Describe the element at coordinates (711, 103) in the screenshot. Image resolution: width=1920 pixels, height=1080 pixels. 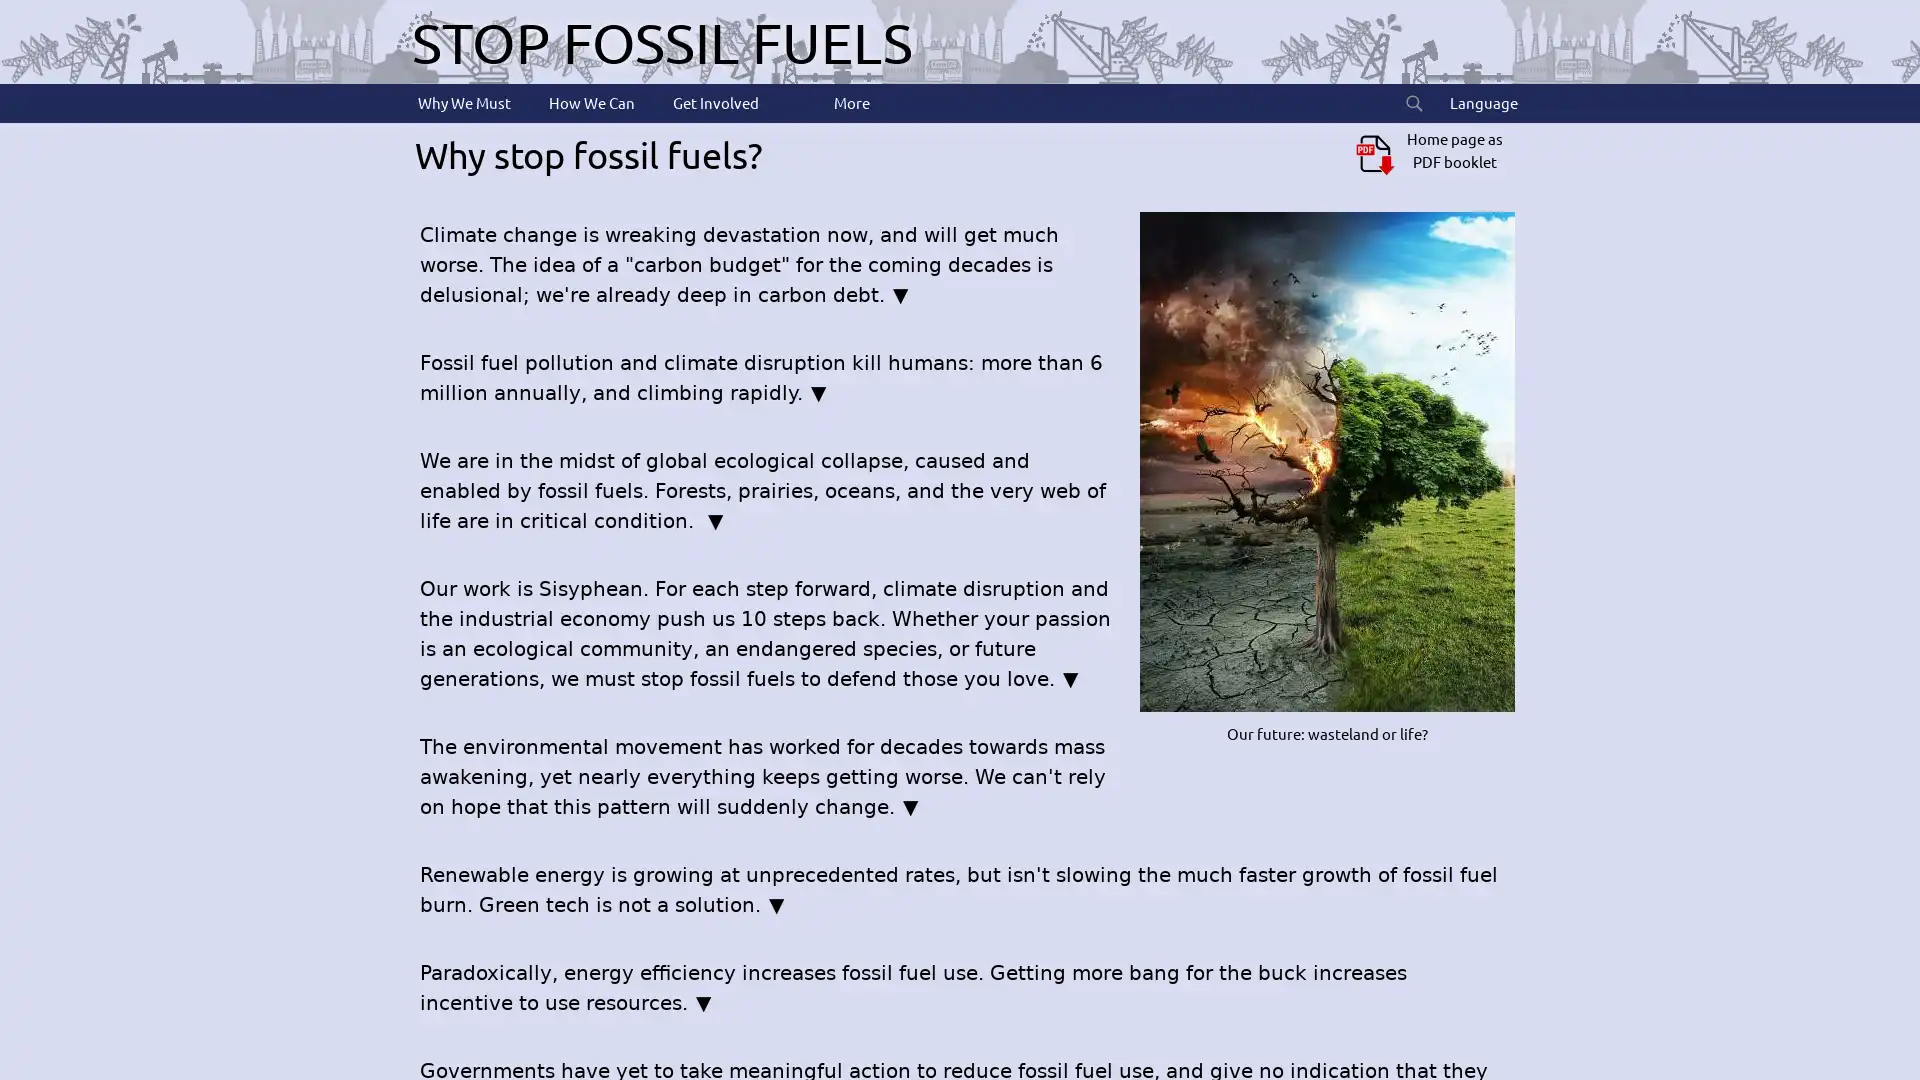
I see `Get Involved` at that location.